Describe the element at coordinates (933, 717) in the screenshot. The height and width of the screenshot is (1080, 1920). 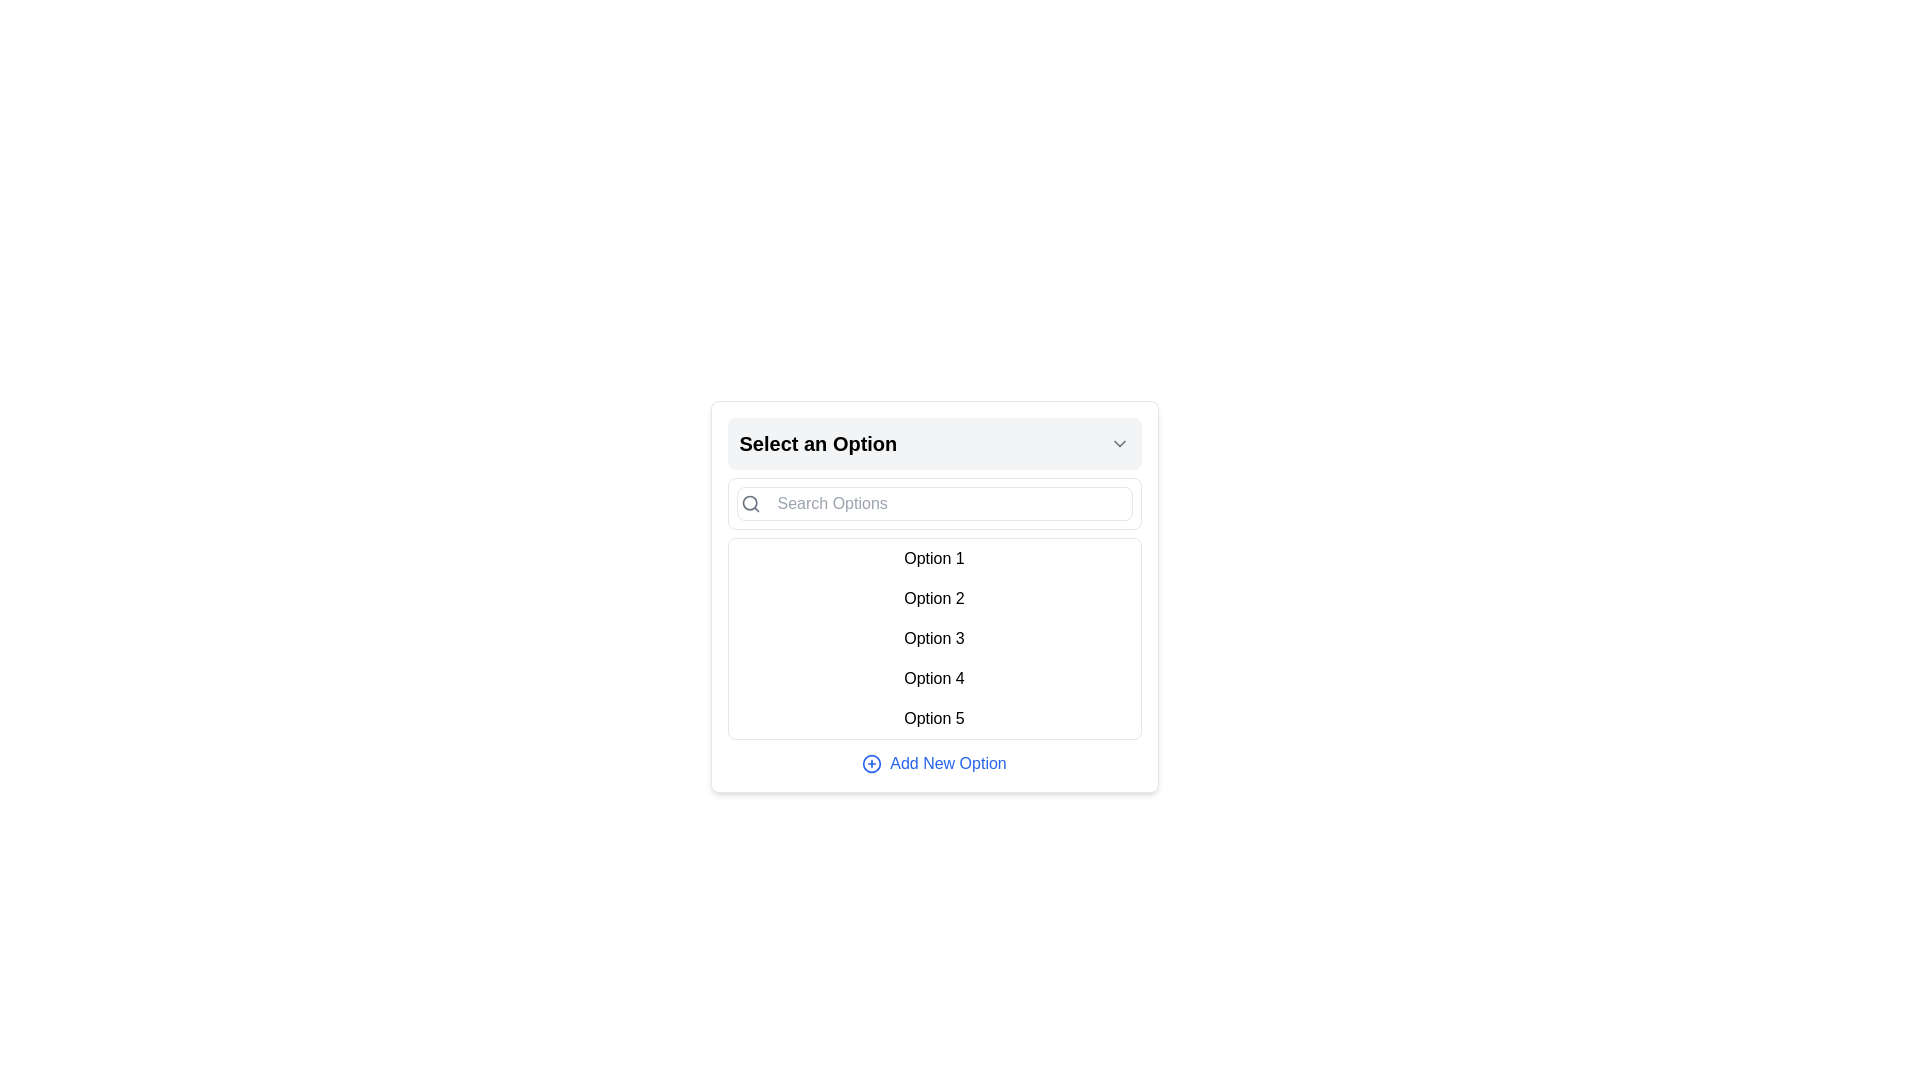
I see `the list item displaying 'Option 5' in a dropdown selection list` at that location.